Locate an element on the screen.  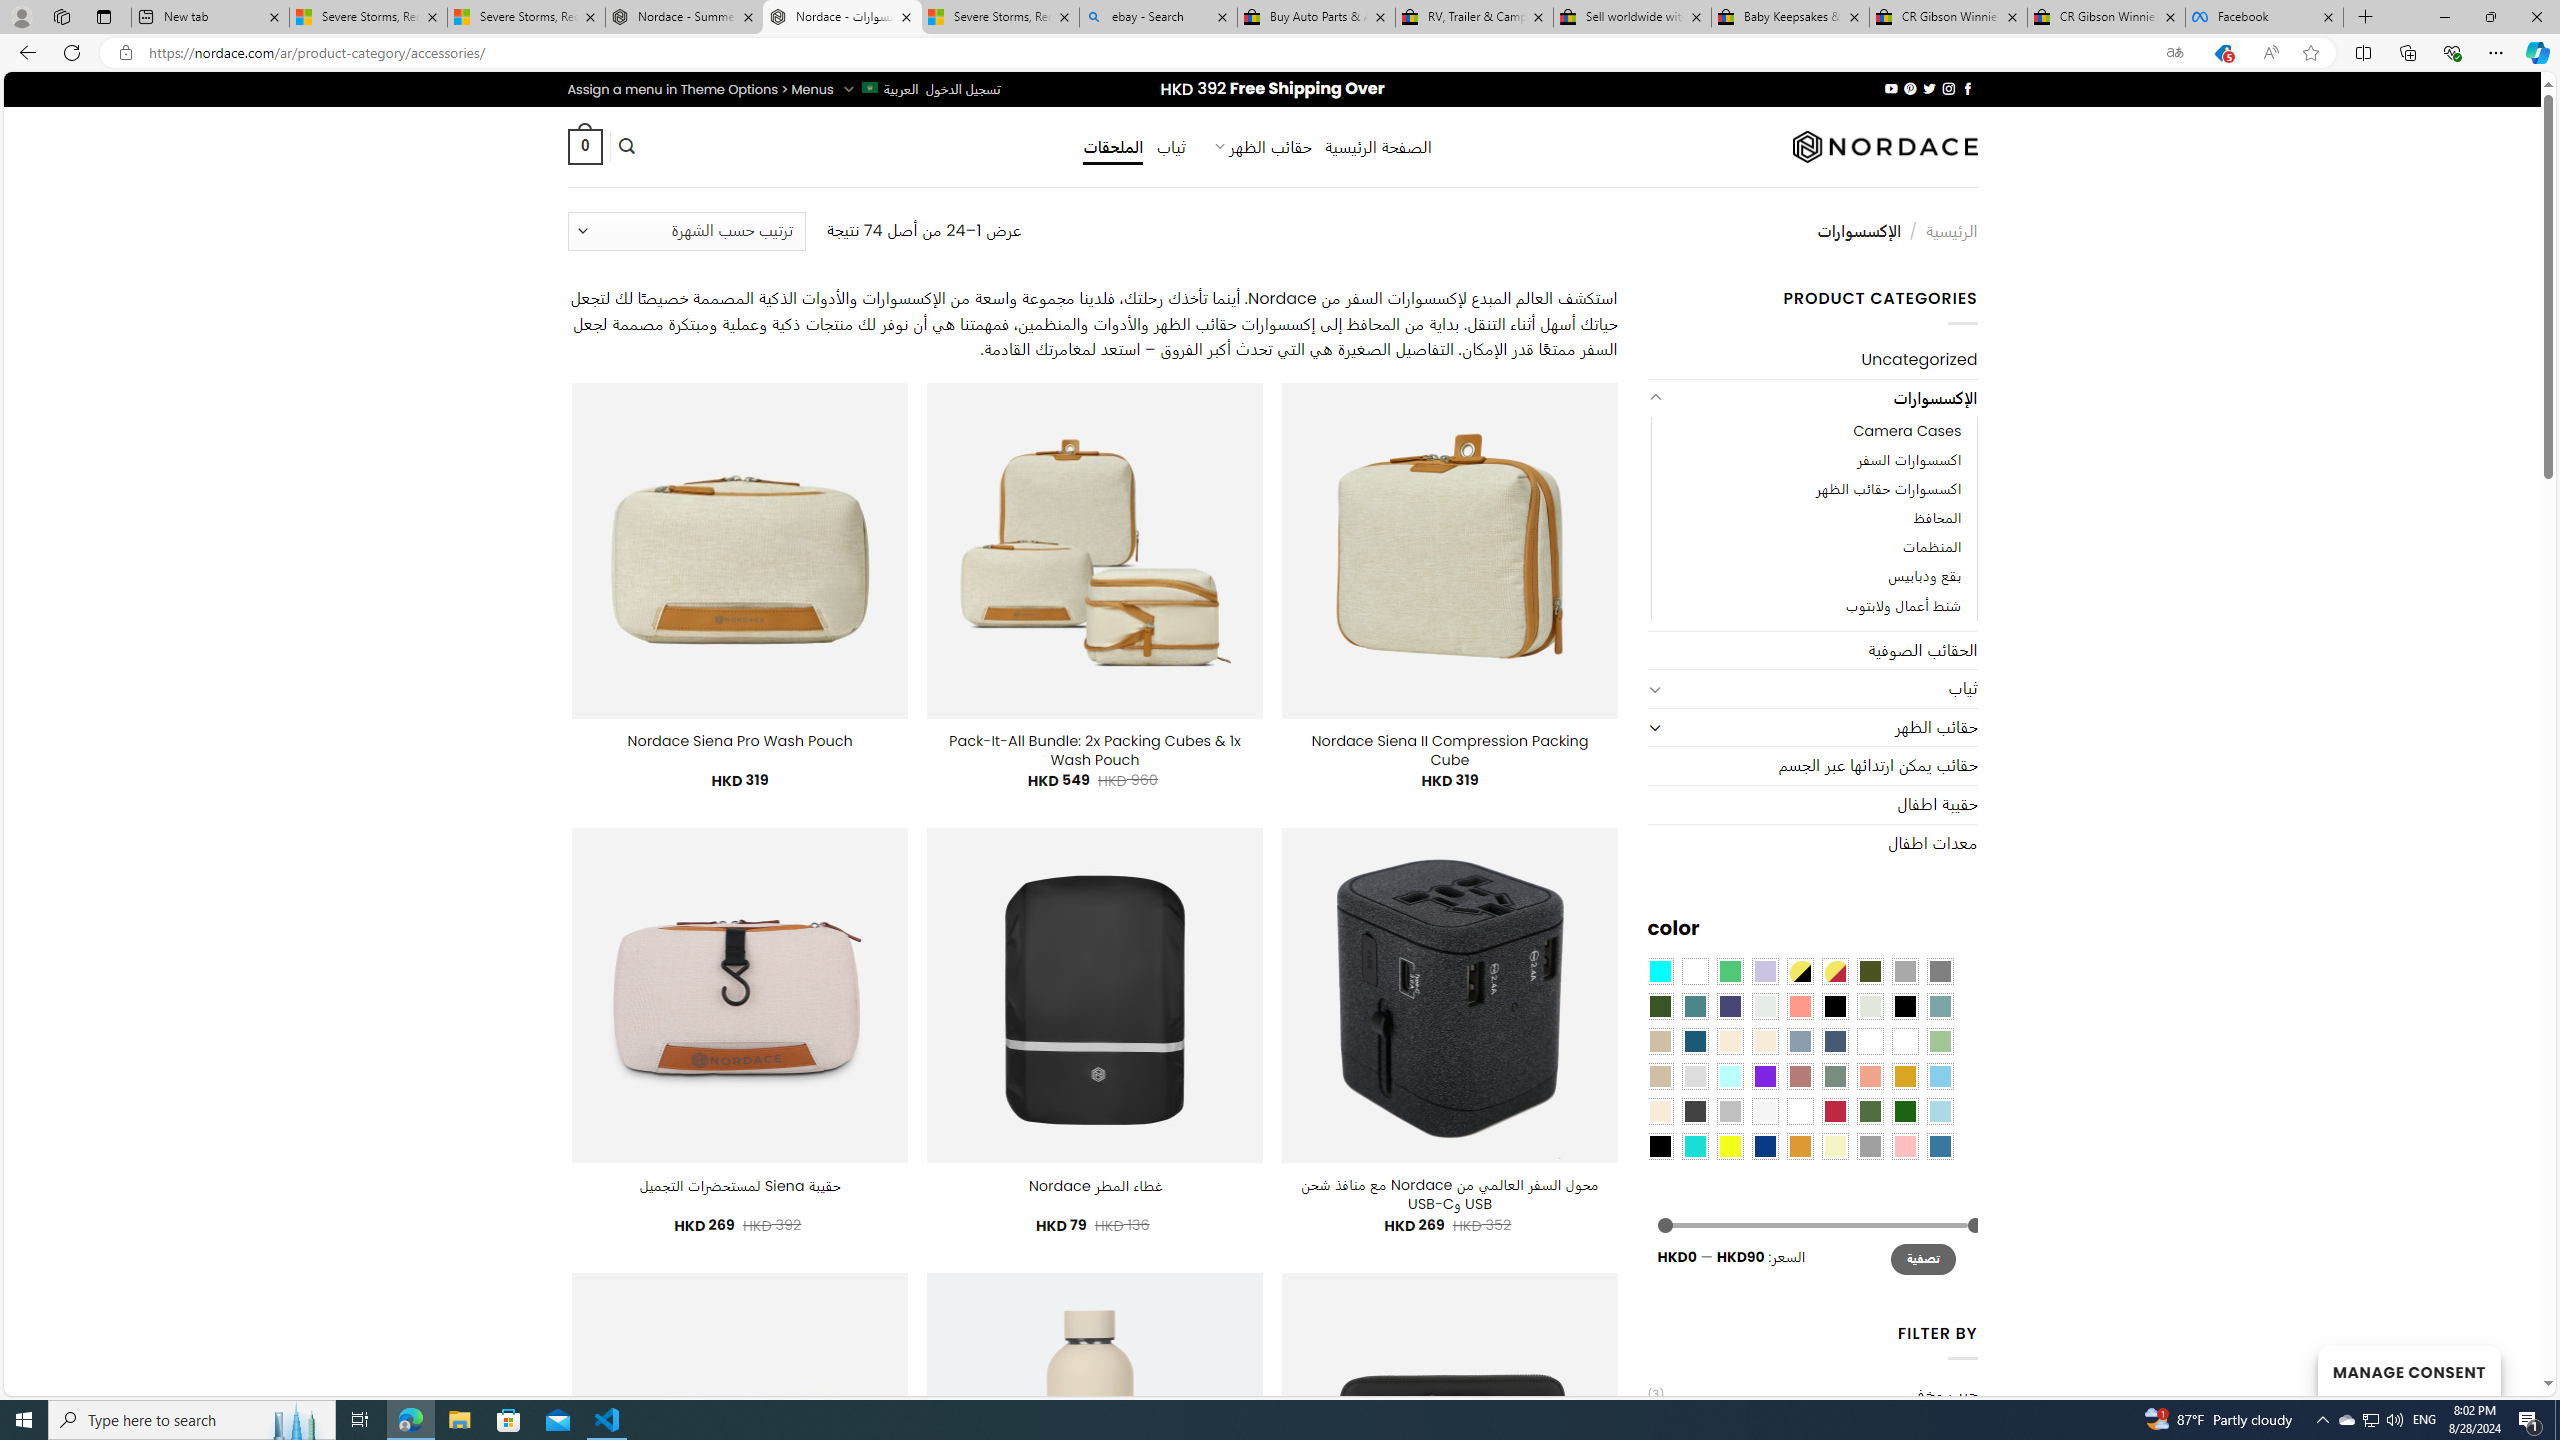
'Show translate options' is located at coordinates (2173, 53).